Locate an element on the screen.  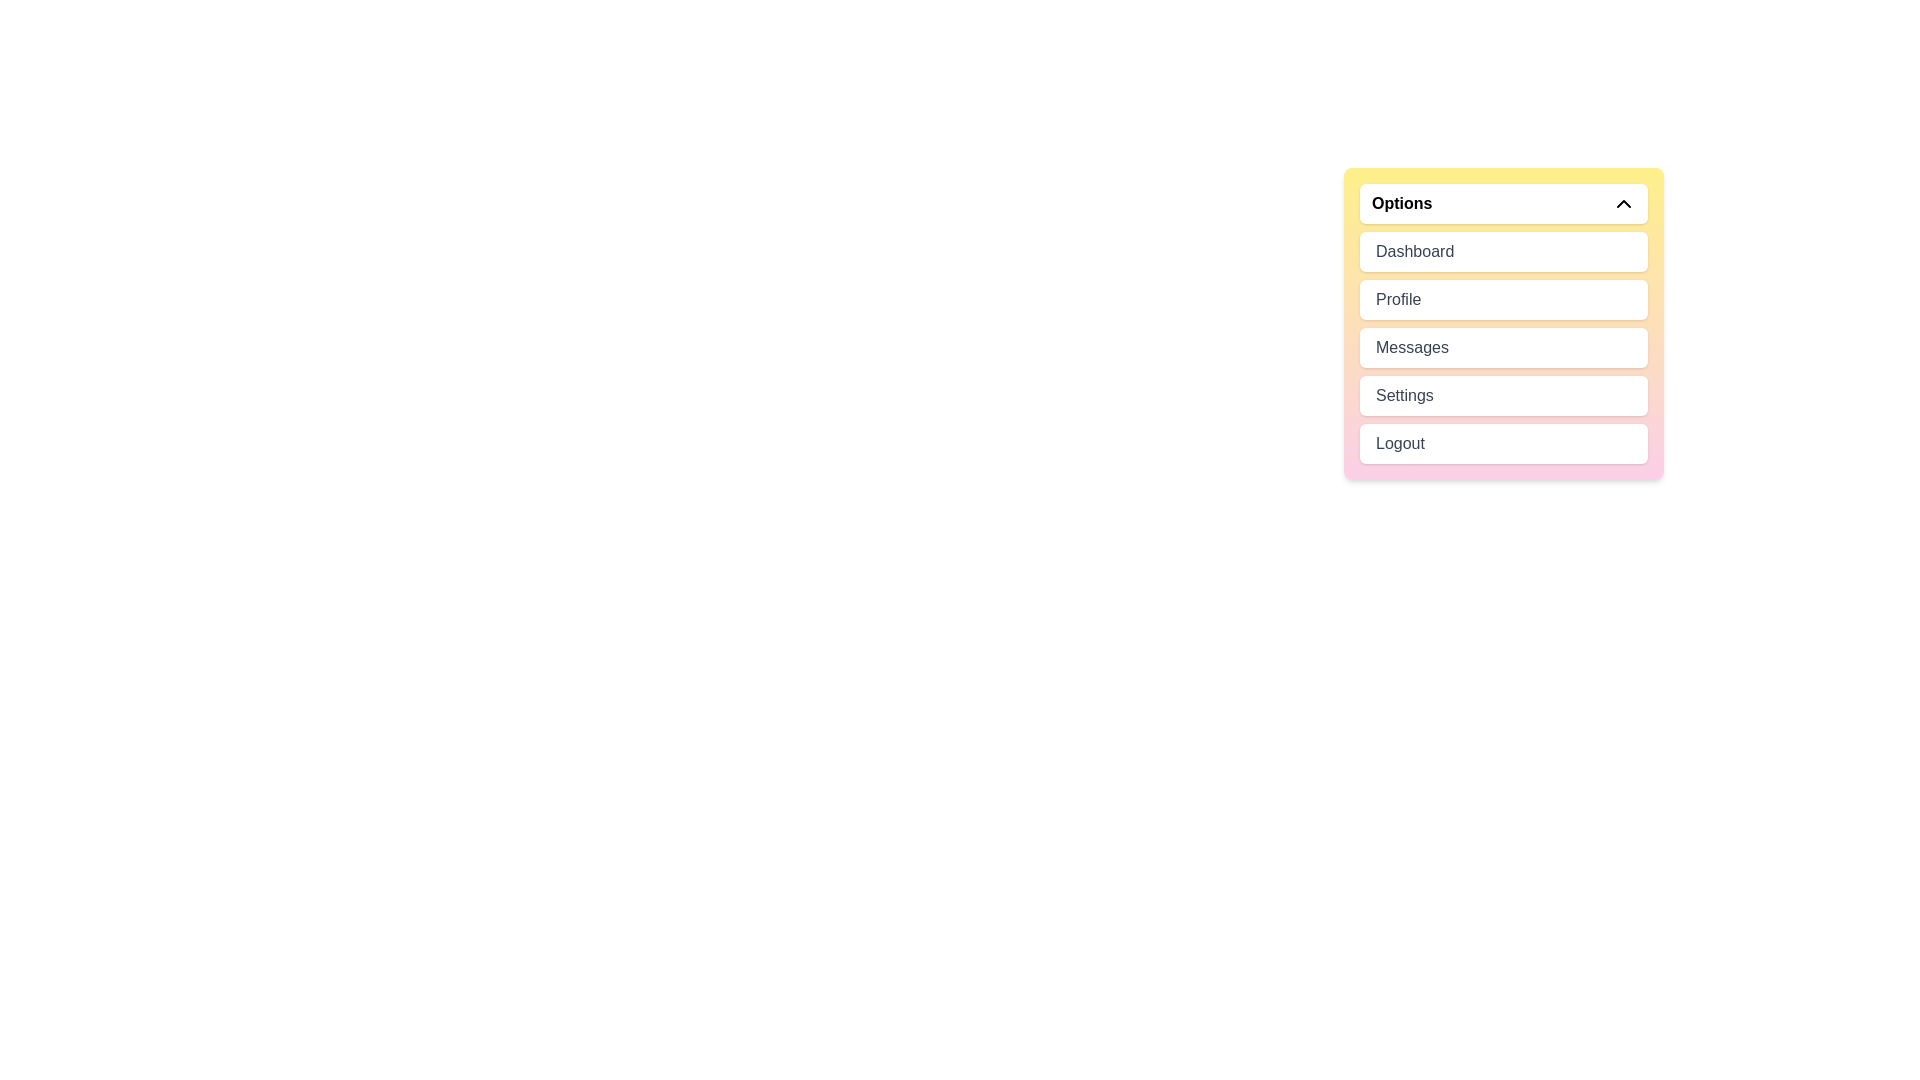
the menu item Settings to highlight it is located at coordinates (1503, 396).